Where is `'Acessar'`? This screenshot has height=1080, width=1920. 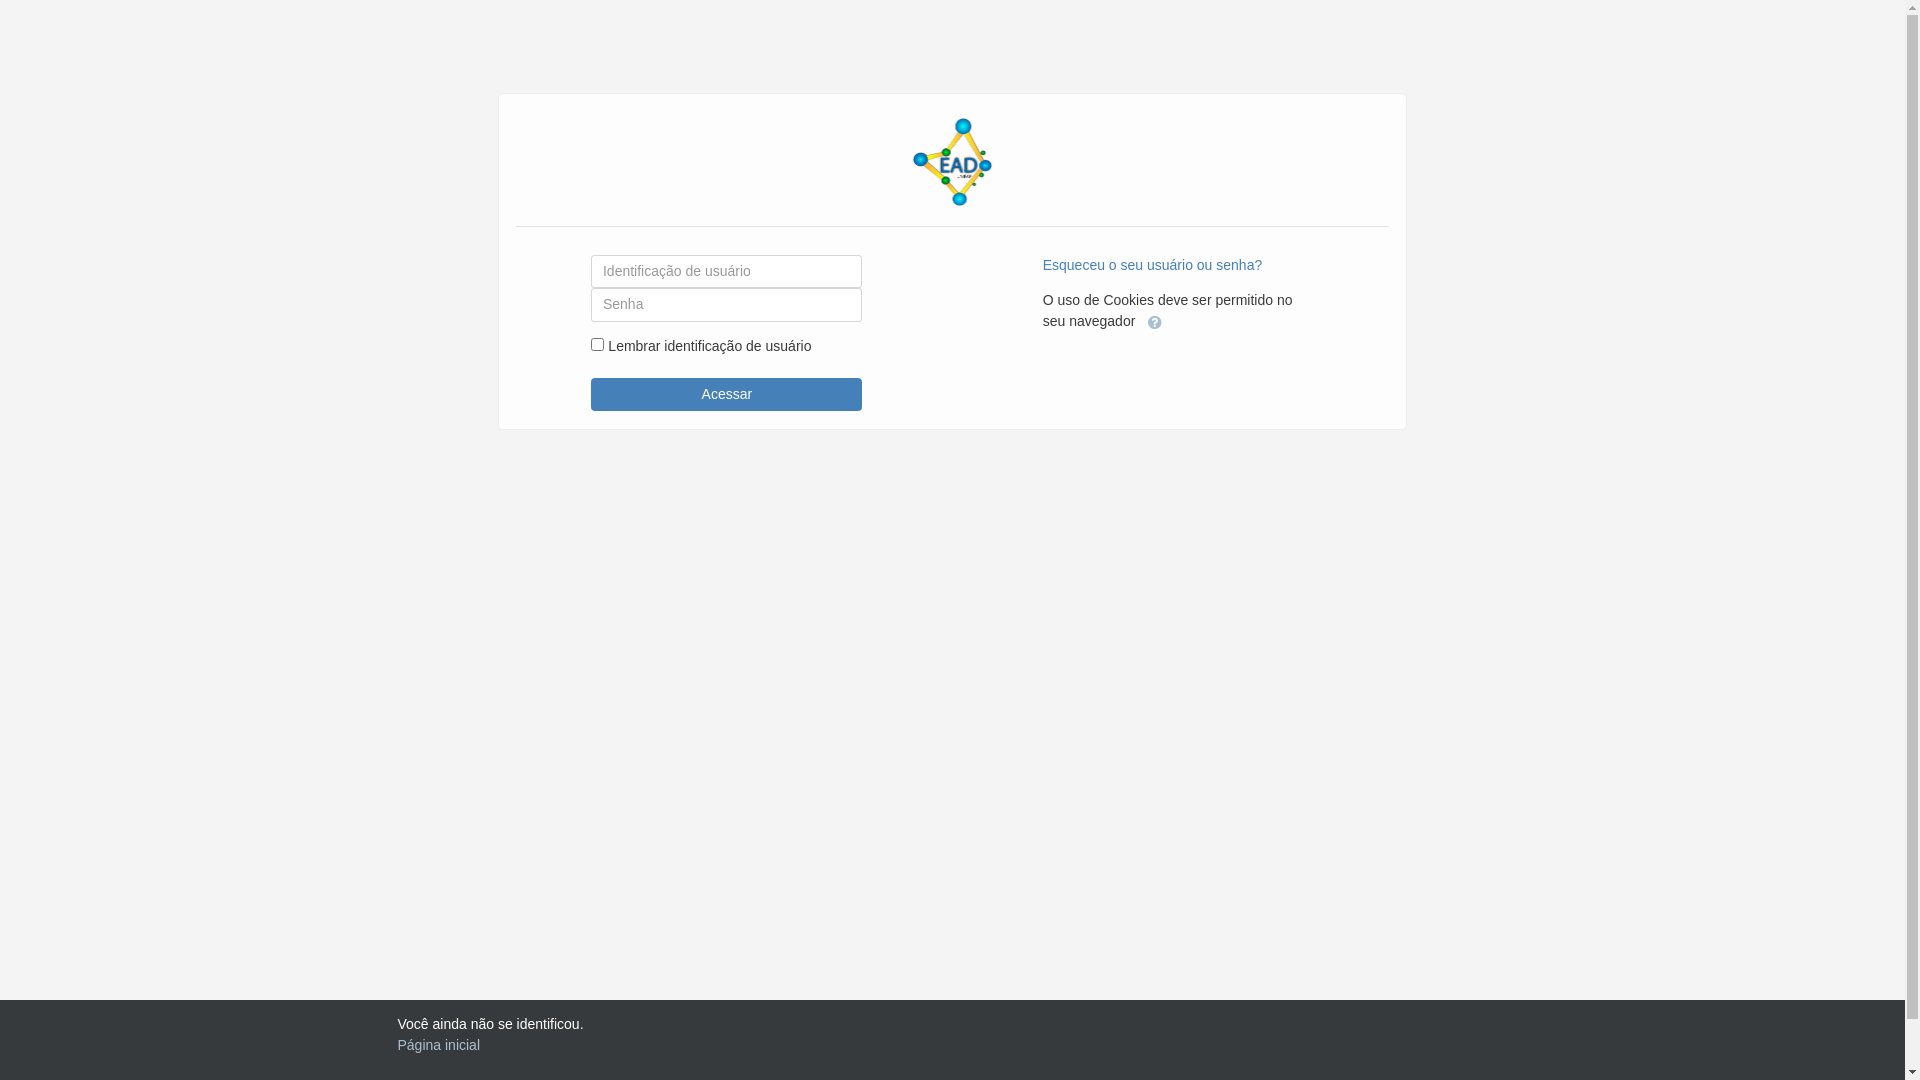 'Acessar' is located at coordinates (725, 394).